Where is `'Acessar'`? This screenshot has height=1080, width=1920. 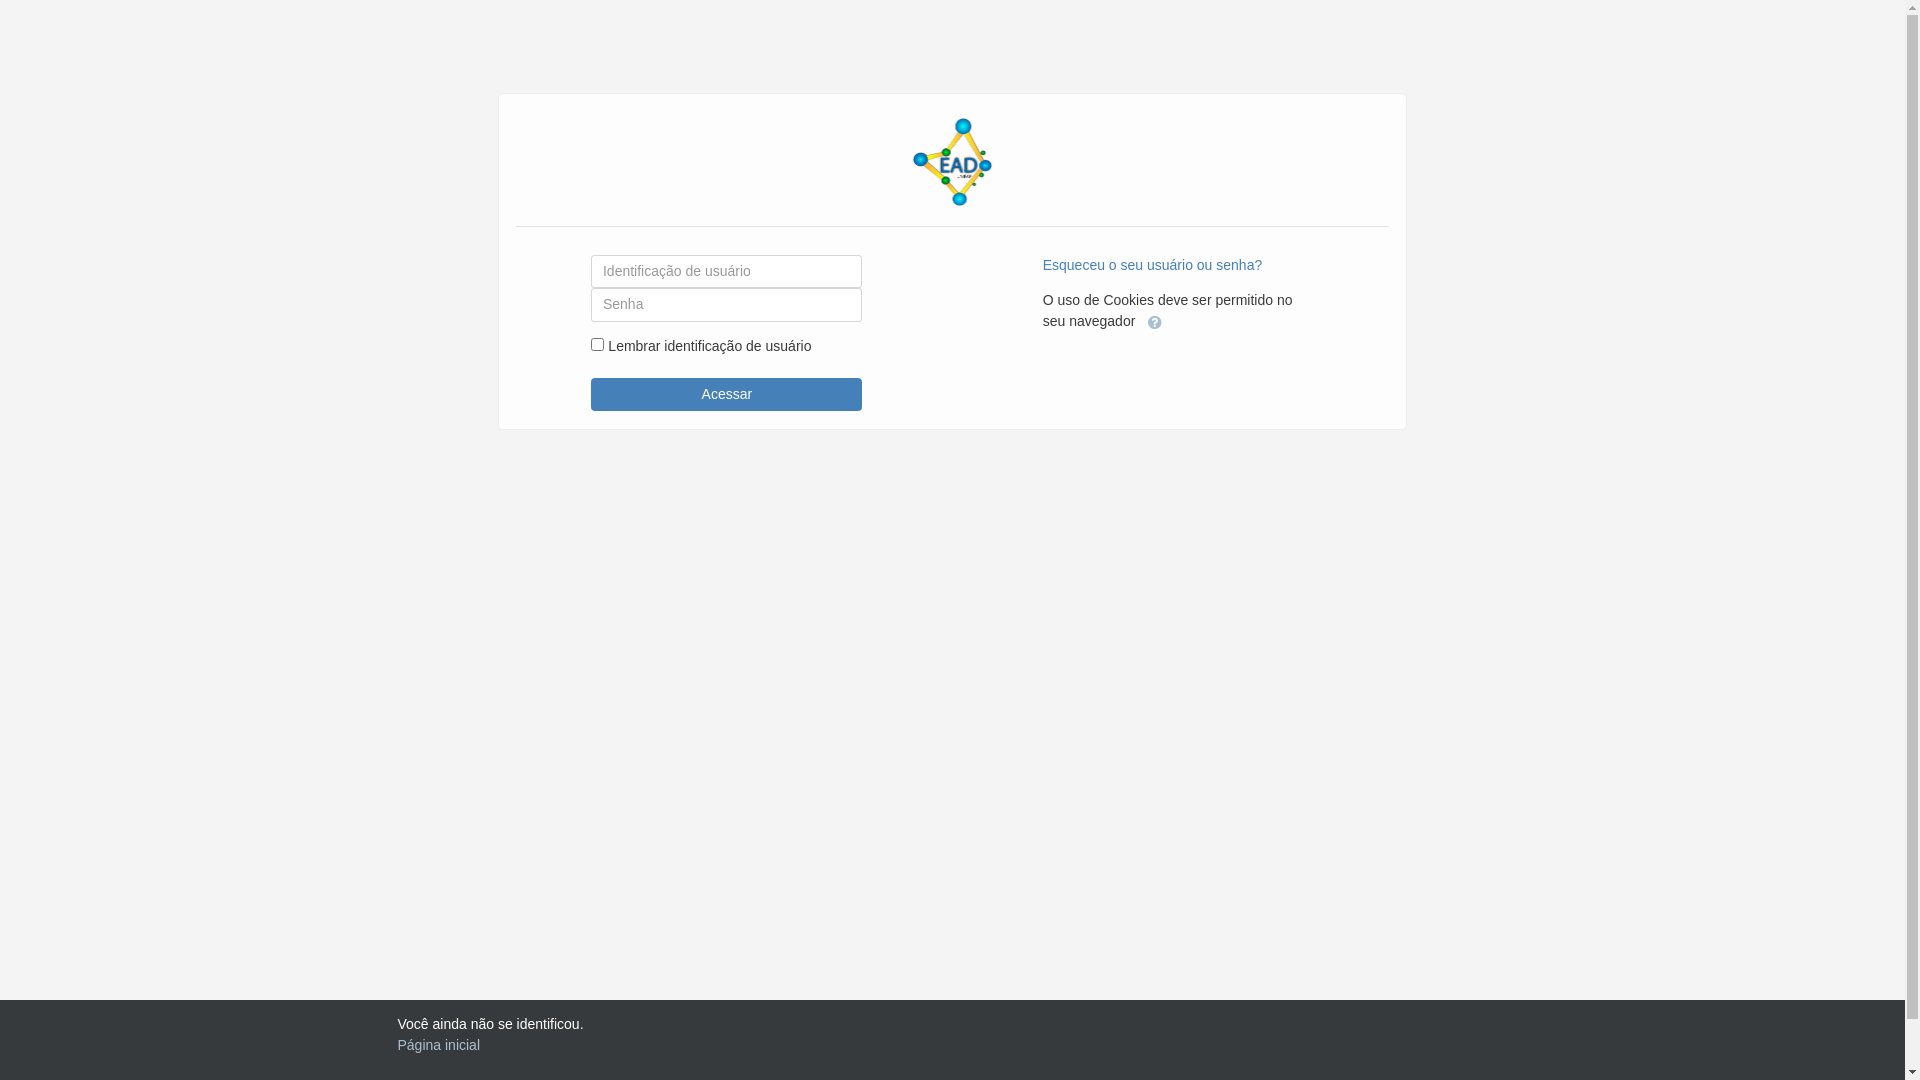 'Acessar' is located at coordinates (725, 394).